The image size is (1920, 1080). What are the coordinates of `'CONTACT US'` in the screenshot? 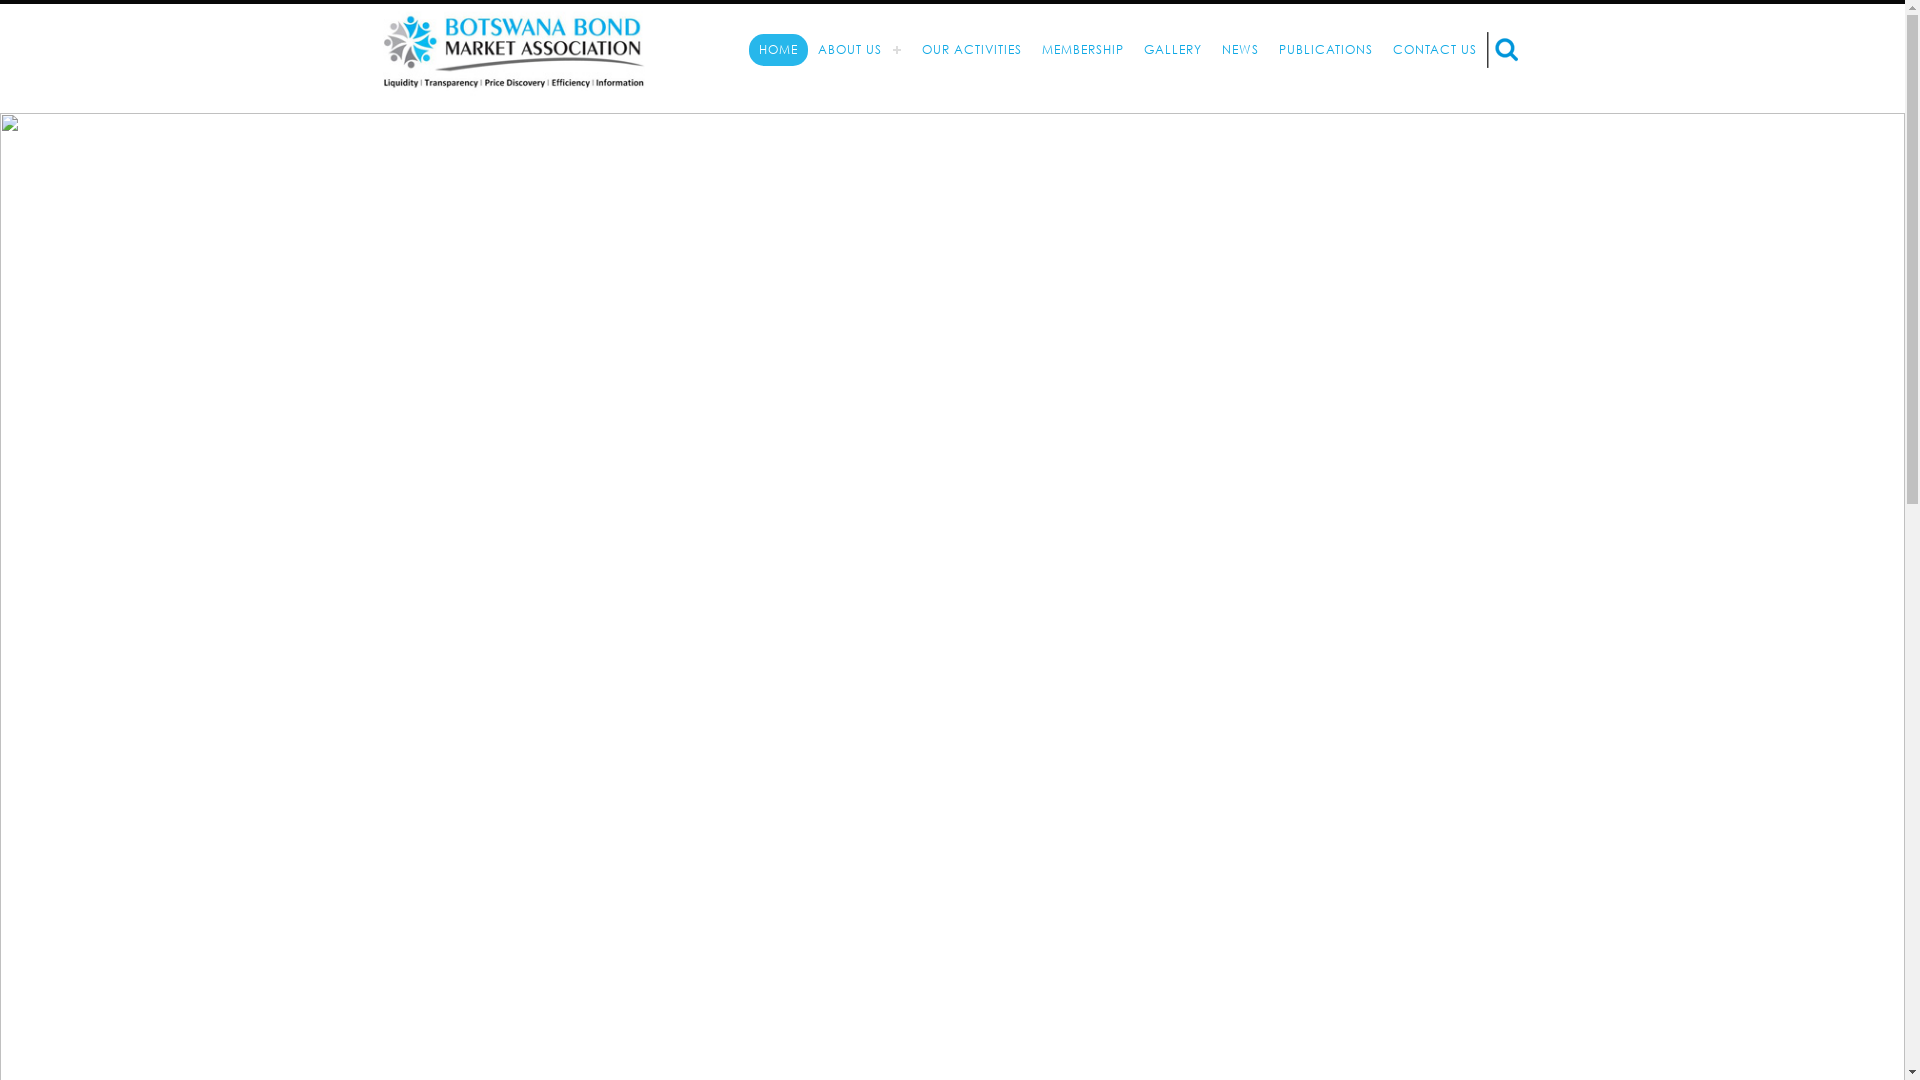 It's located at (1381, 49).